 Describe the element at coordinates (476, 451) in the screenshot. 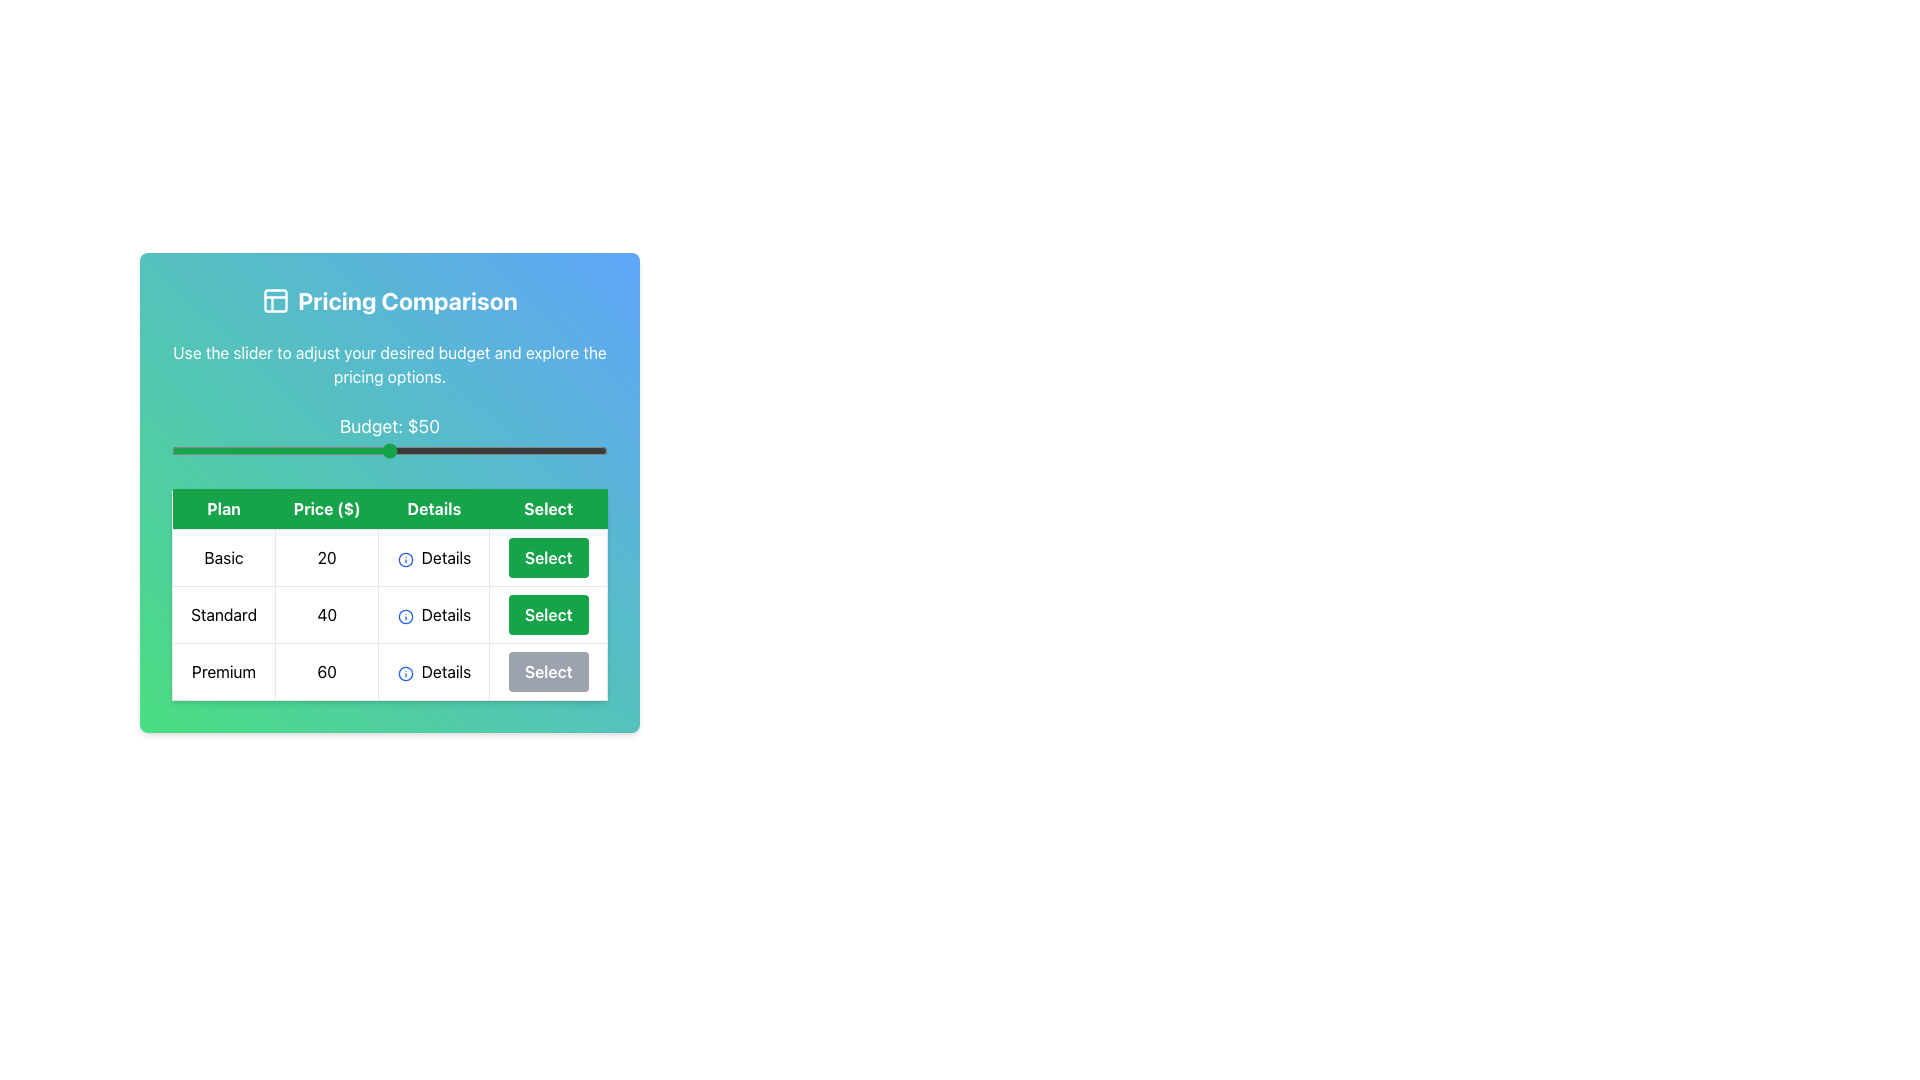

I see `the budget` at that location.